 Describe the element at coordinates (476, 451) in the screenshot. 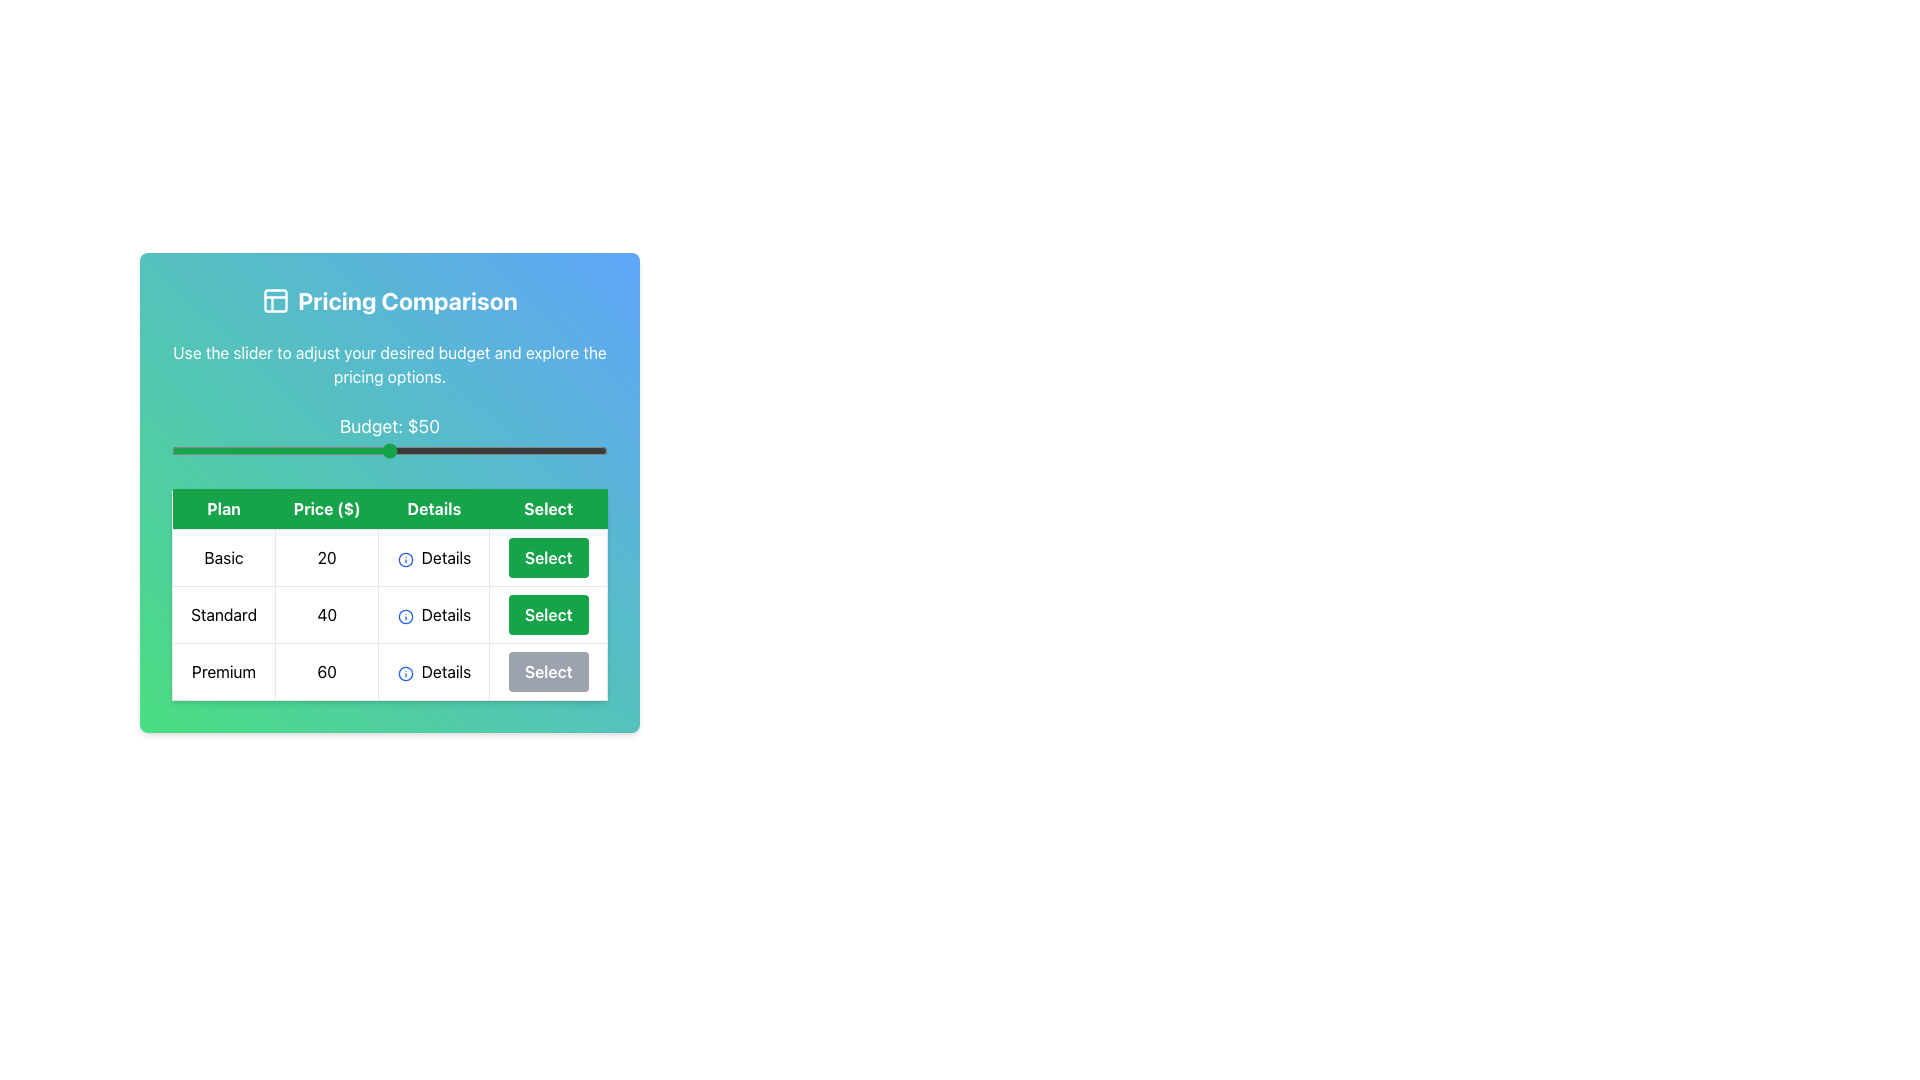

I see `the budget` at that location.